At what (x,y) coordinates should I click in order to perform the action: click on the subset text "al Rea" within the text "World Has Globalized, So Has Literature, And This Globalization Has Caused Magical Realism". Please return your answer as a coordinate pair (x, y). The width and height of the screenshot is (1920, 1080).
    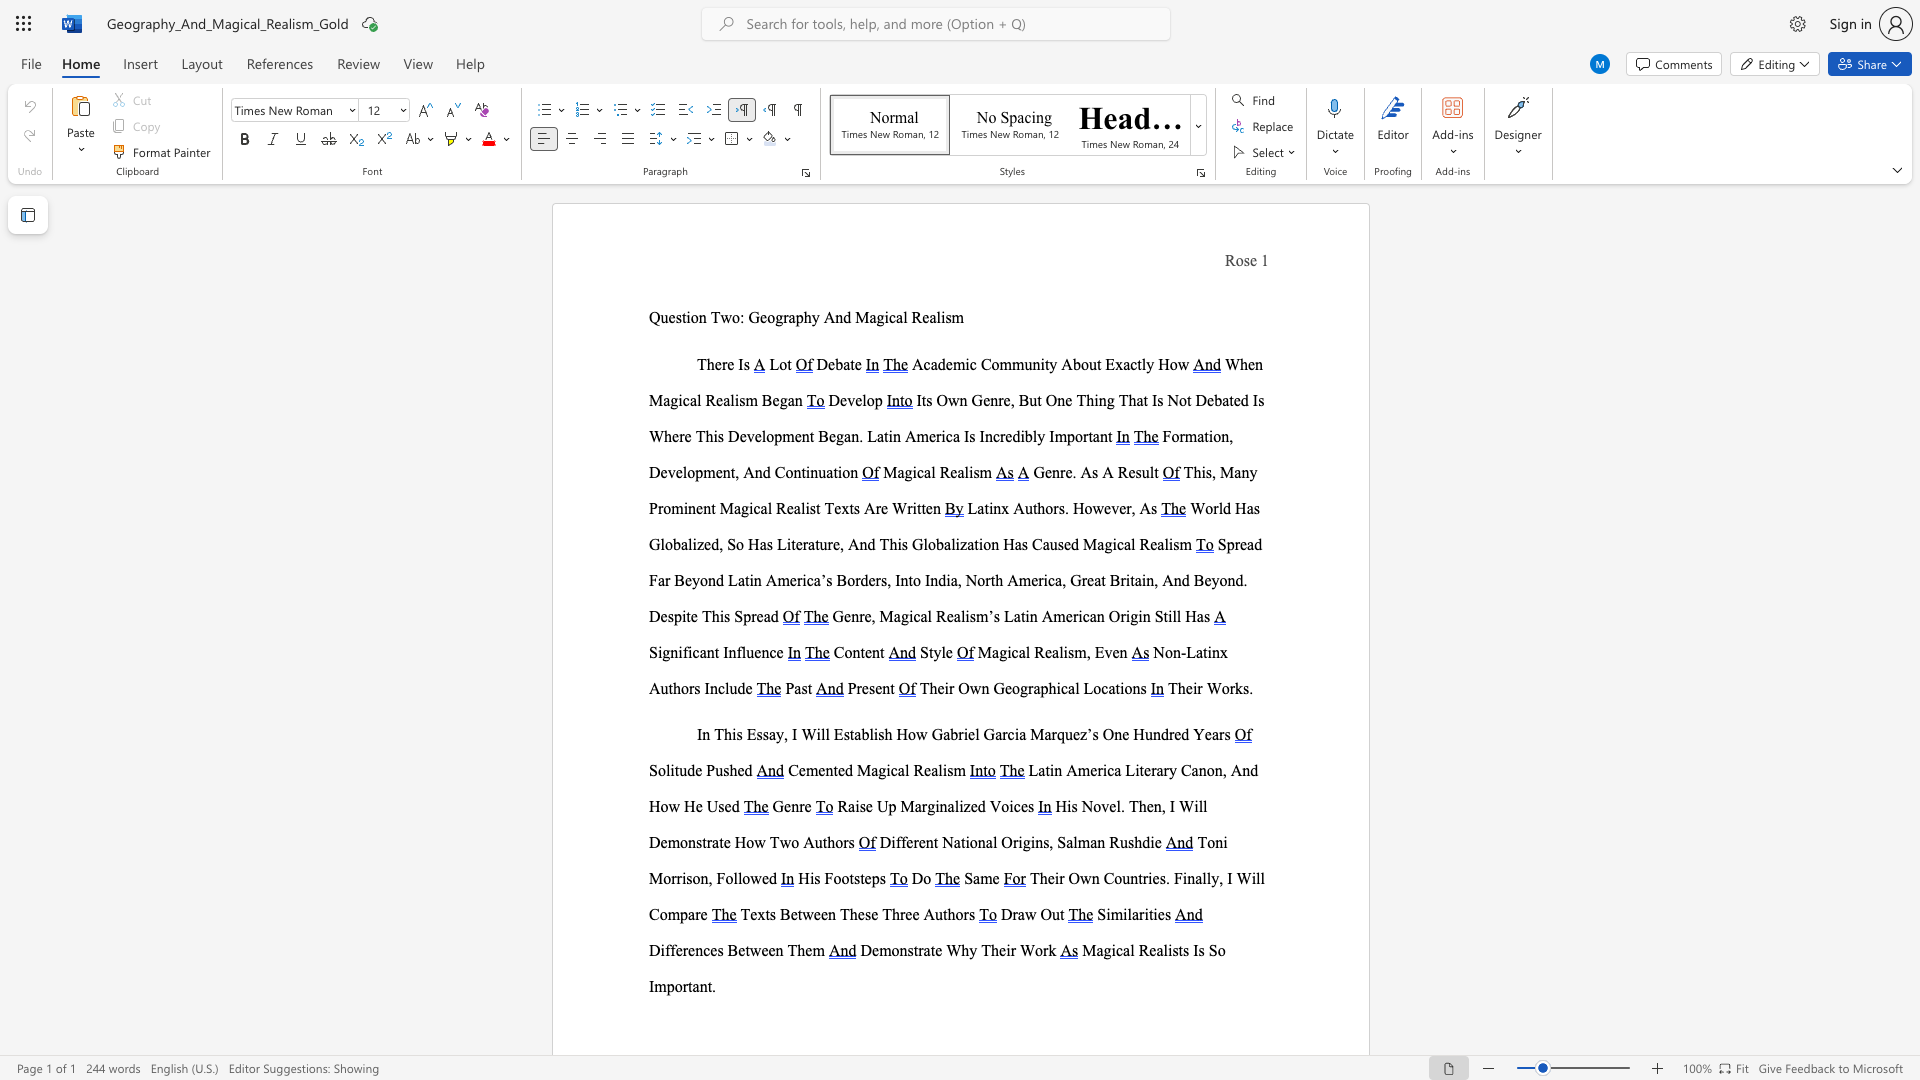
    Looking at the image, I should click on (1123, 544).